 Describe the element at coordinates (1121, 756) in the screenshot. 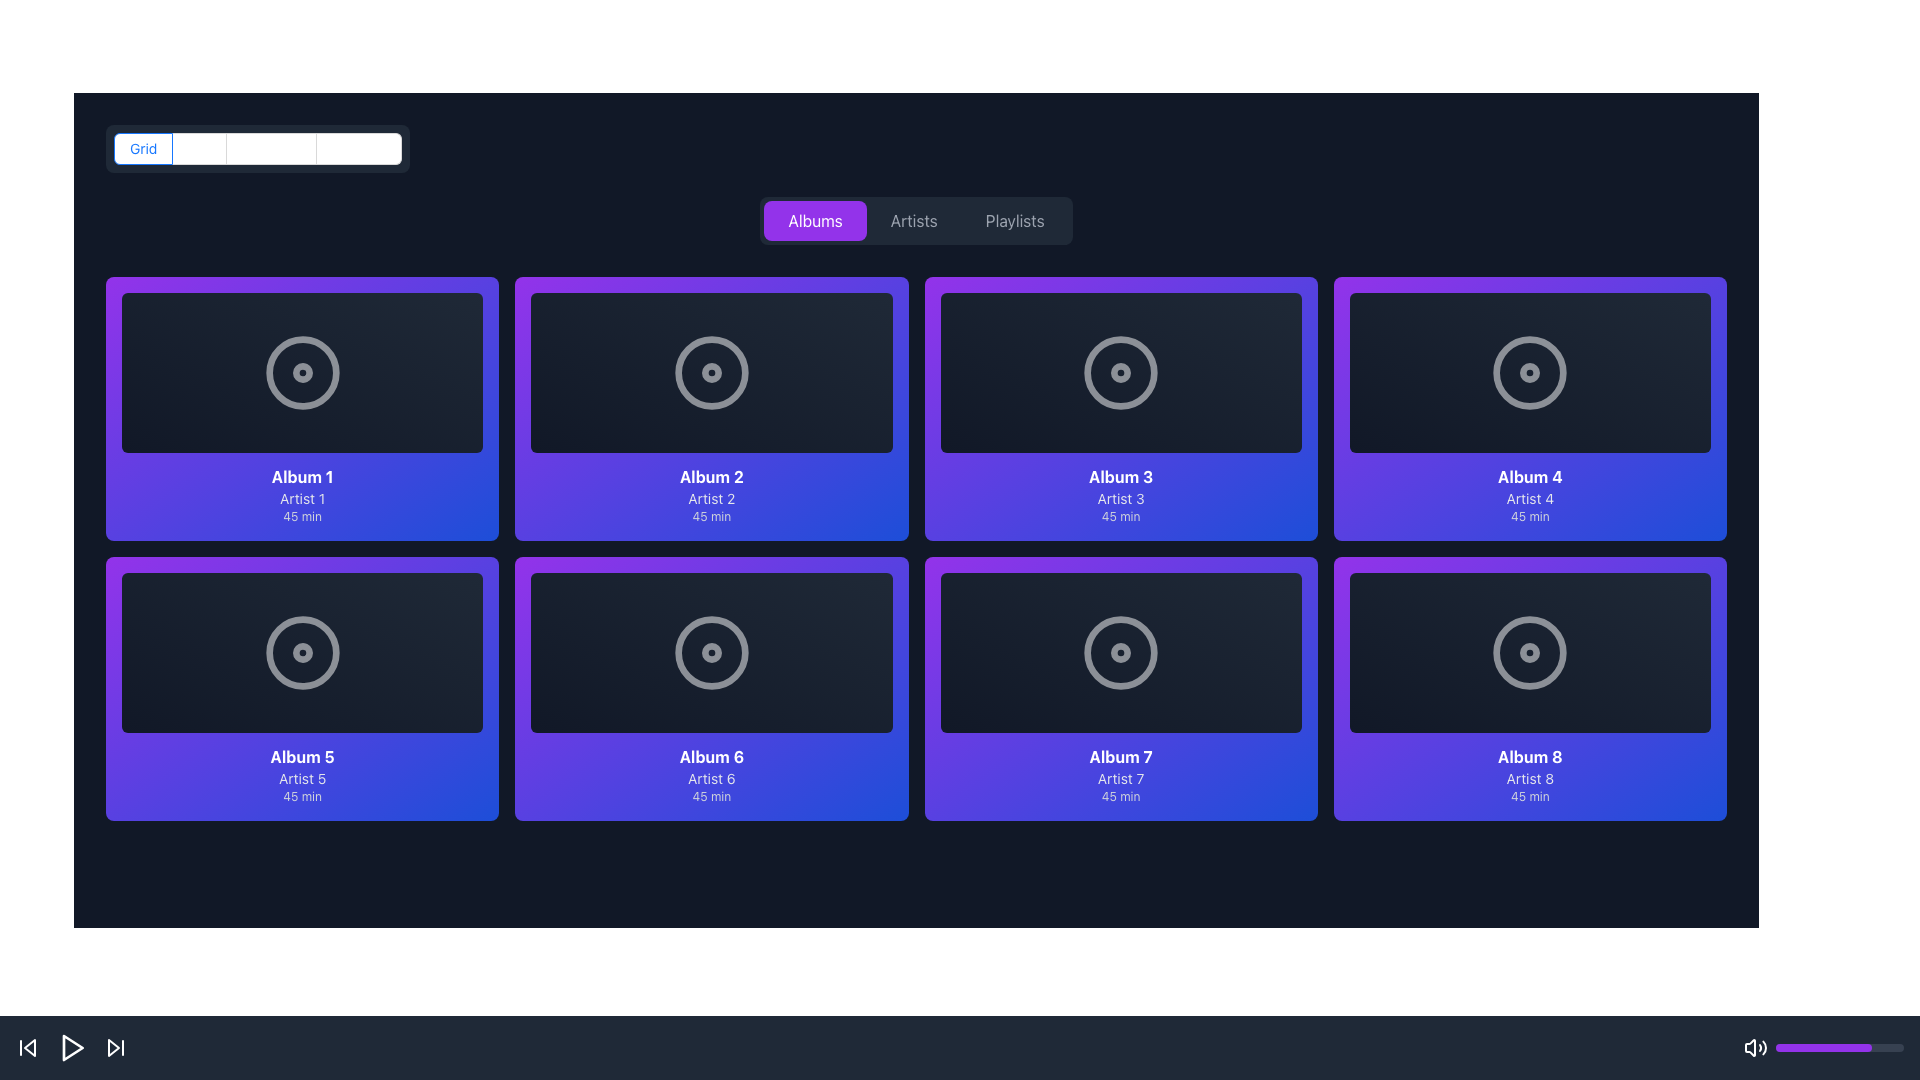

I see `text from the label identifying the album as 'Album 7', located in the lower region of the seventh album component in the grid layout, above 'Artist 7'` at that location.